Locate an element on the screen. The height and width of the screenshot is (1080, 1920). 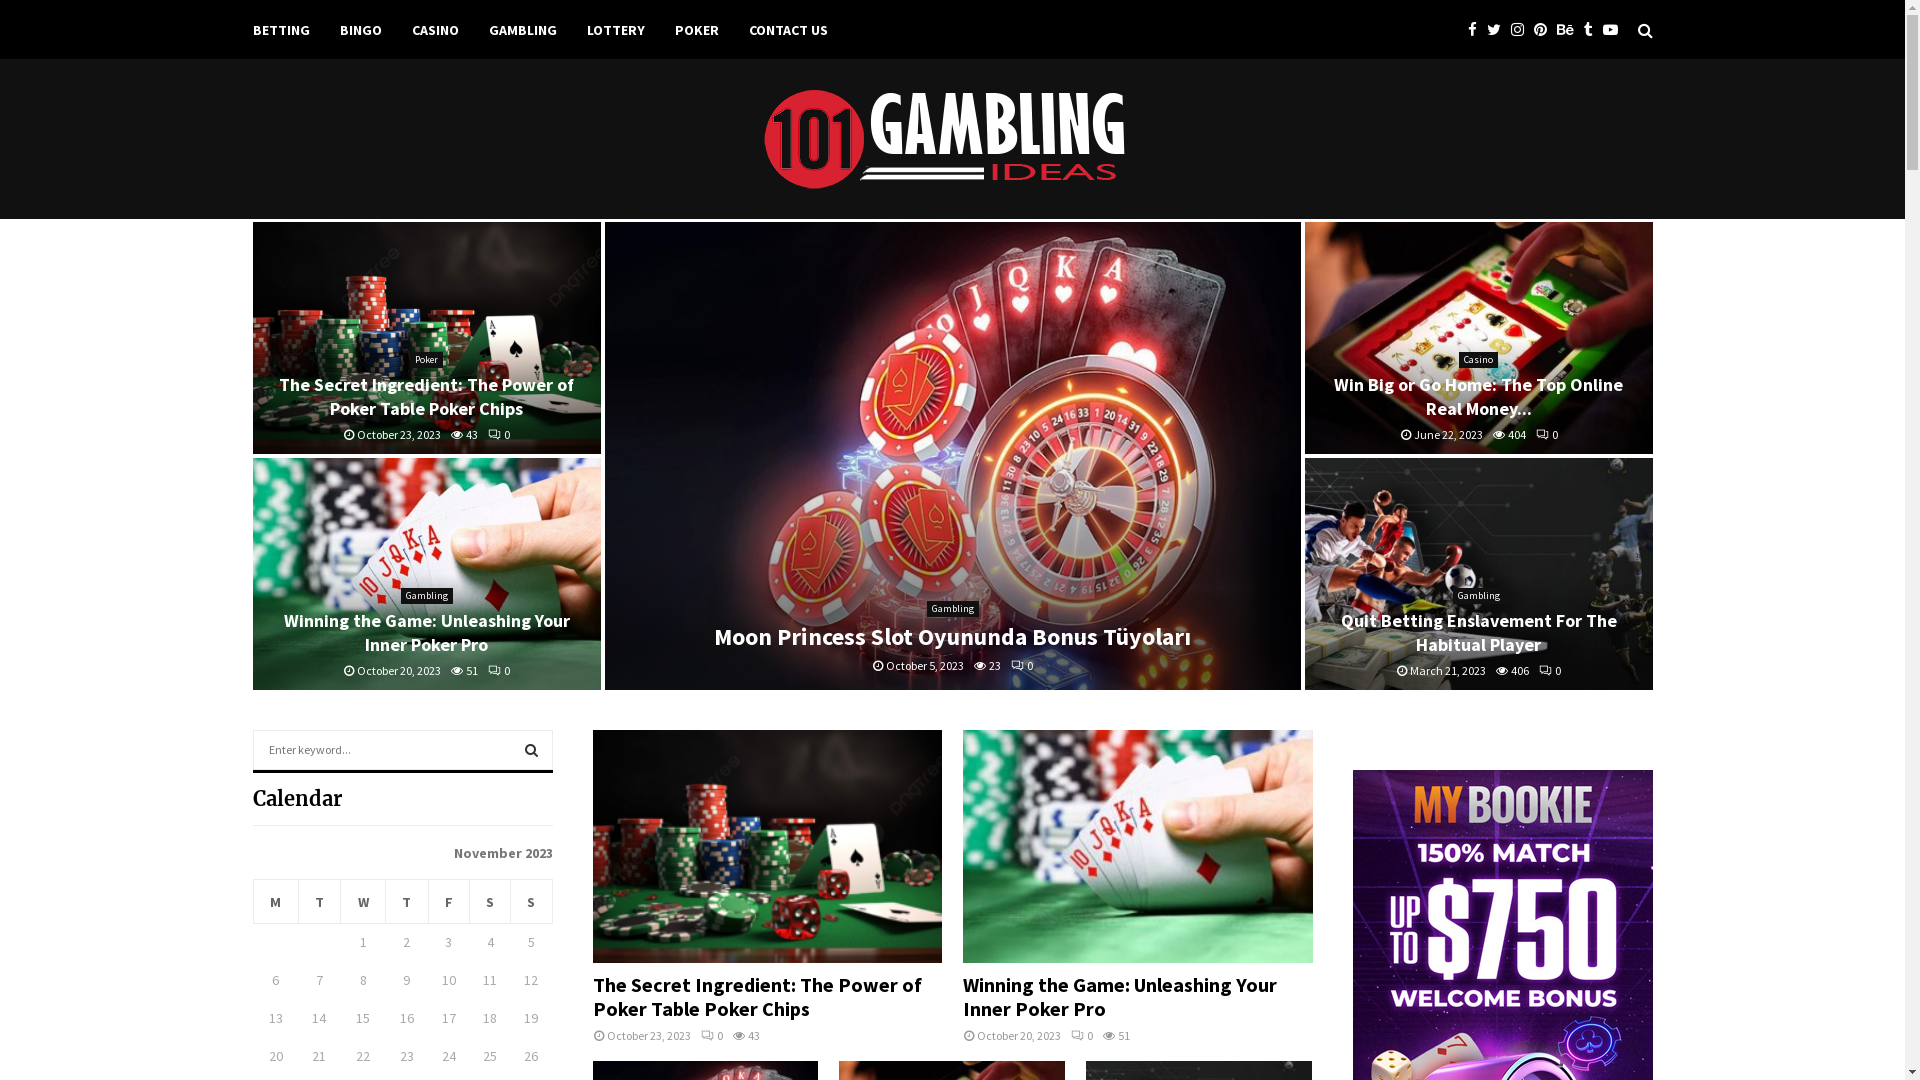
'Pinterest' is located at coordinates (1544, 30).